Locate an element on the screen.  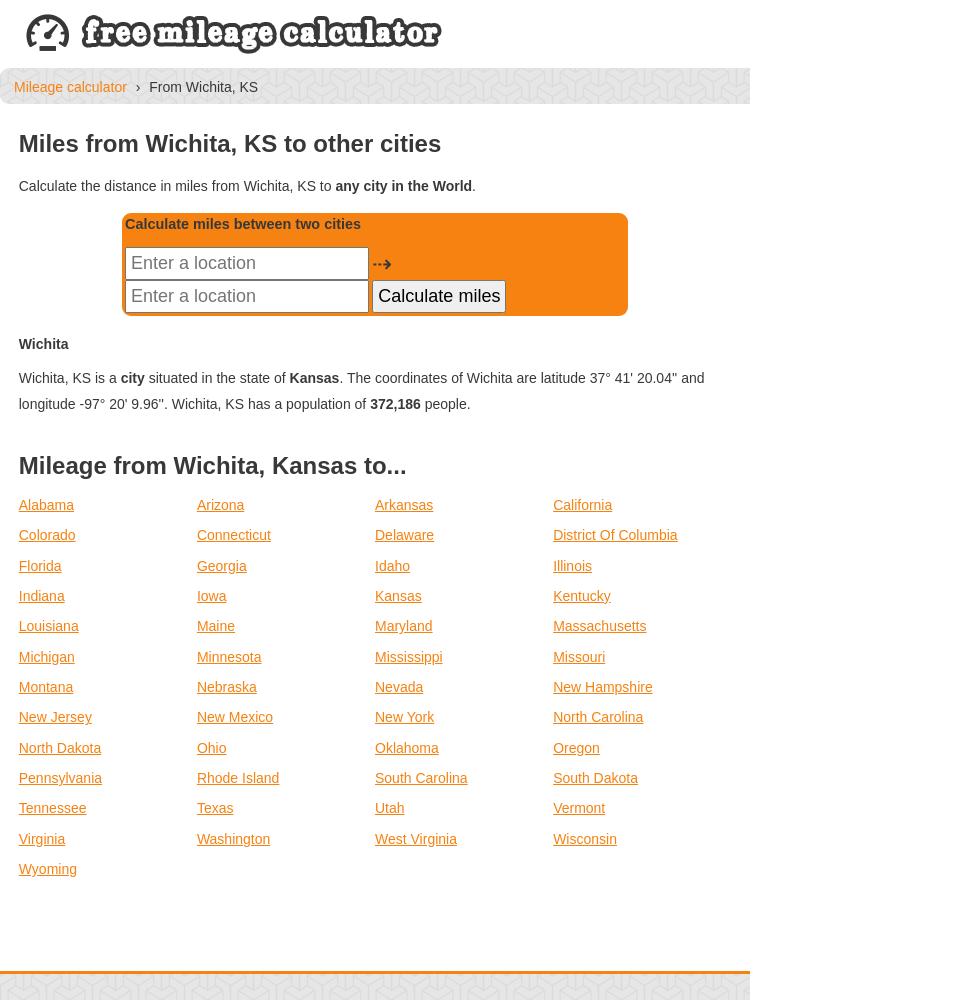
'Mileage from Wichita, Kansas to...' is located at coordinates (212, 463).